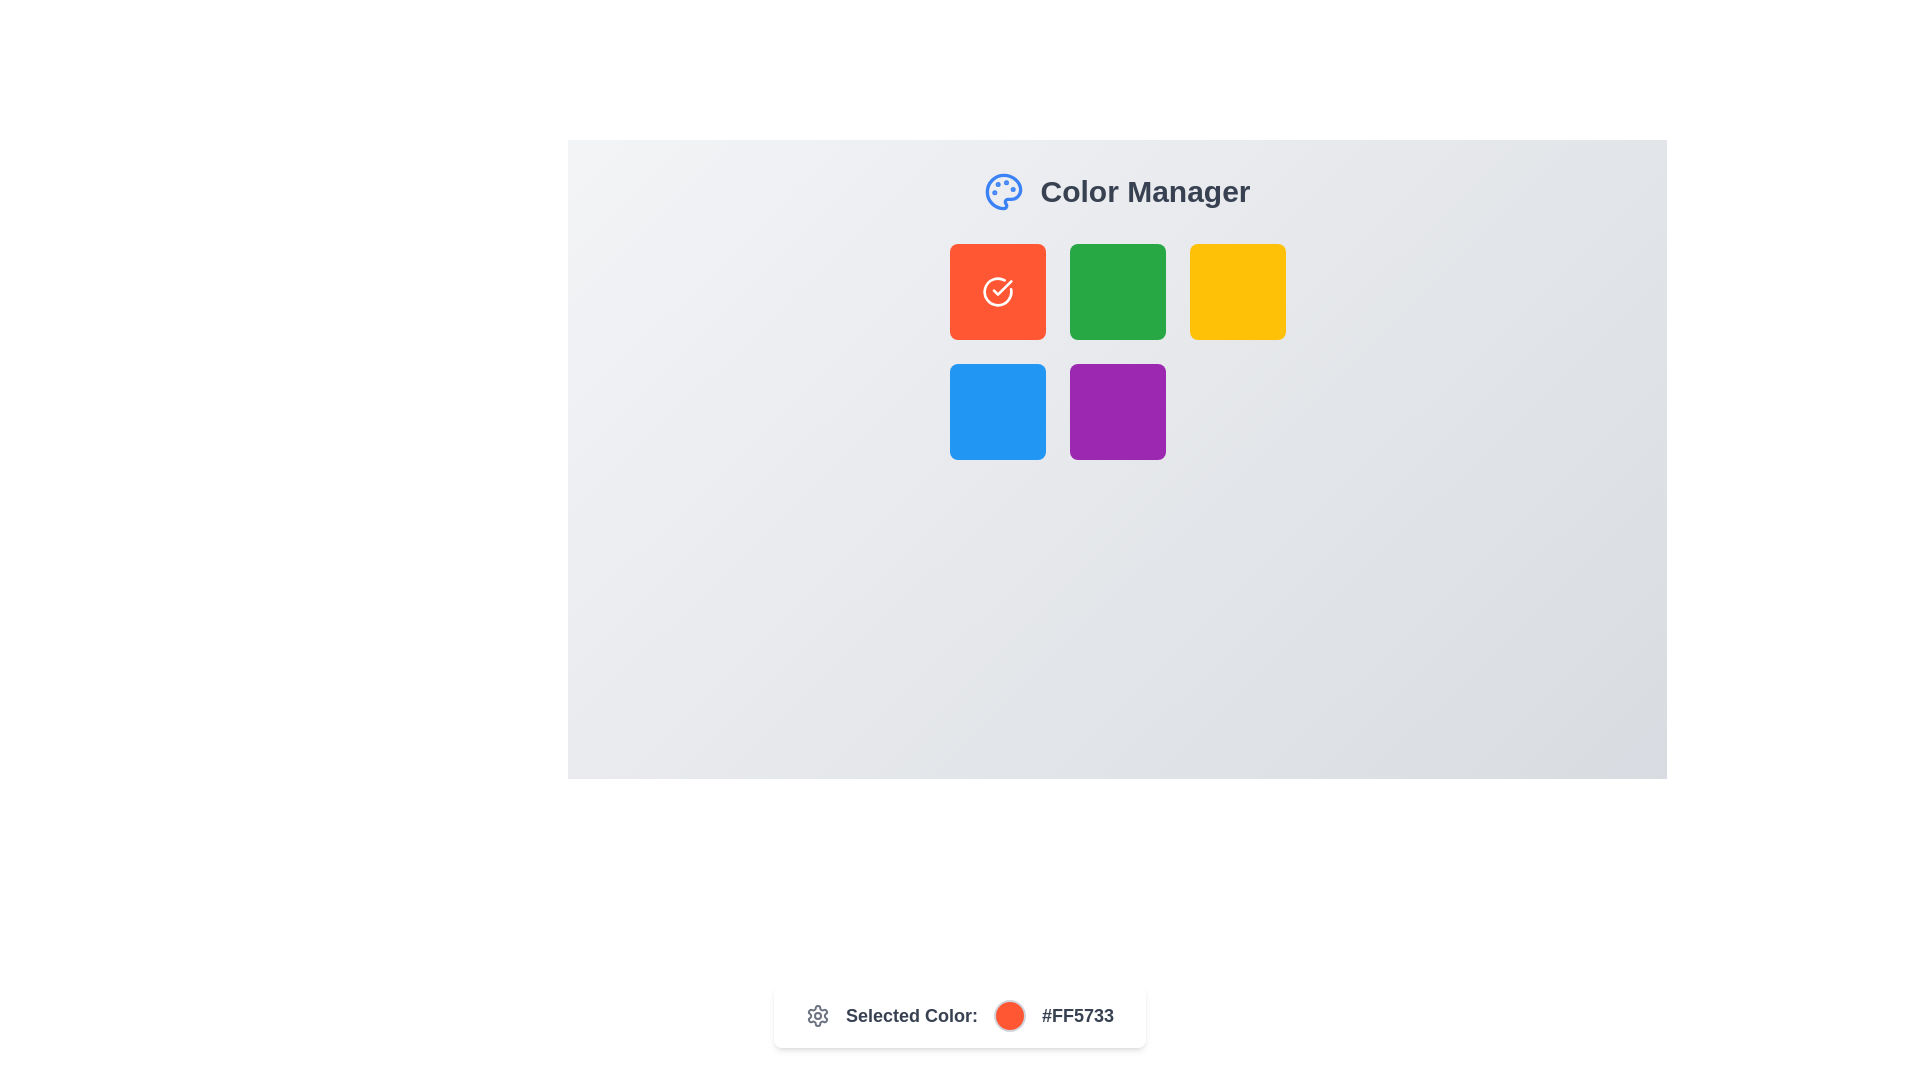  Describe the element at coordinates (1009, 1015) in the screenshot. I see `the color indication of the vibrant orange circular color indicator located within the 'Selected Color' component, positioned between the text 'Selected Color:' and '#FF5733'` at that location.